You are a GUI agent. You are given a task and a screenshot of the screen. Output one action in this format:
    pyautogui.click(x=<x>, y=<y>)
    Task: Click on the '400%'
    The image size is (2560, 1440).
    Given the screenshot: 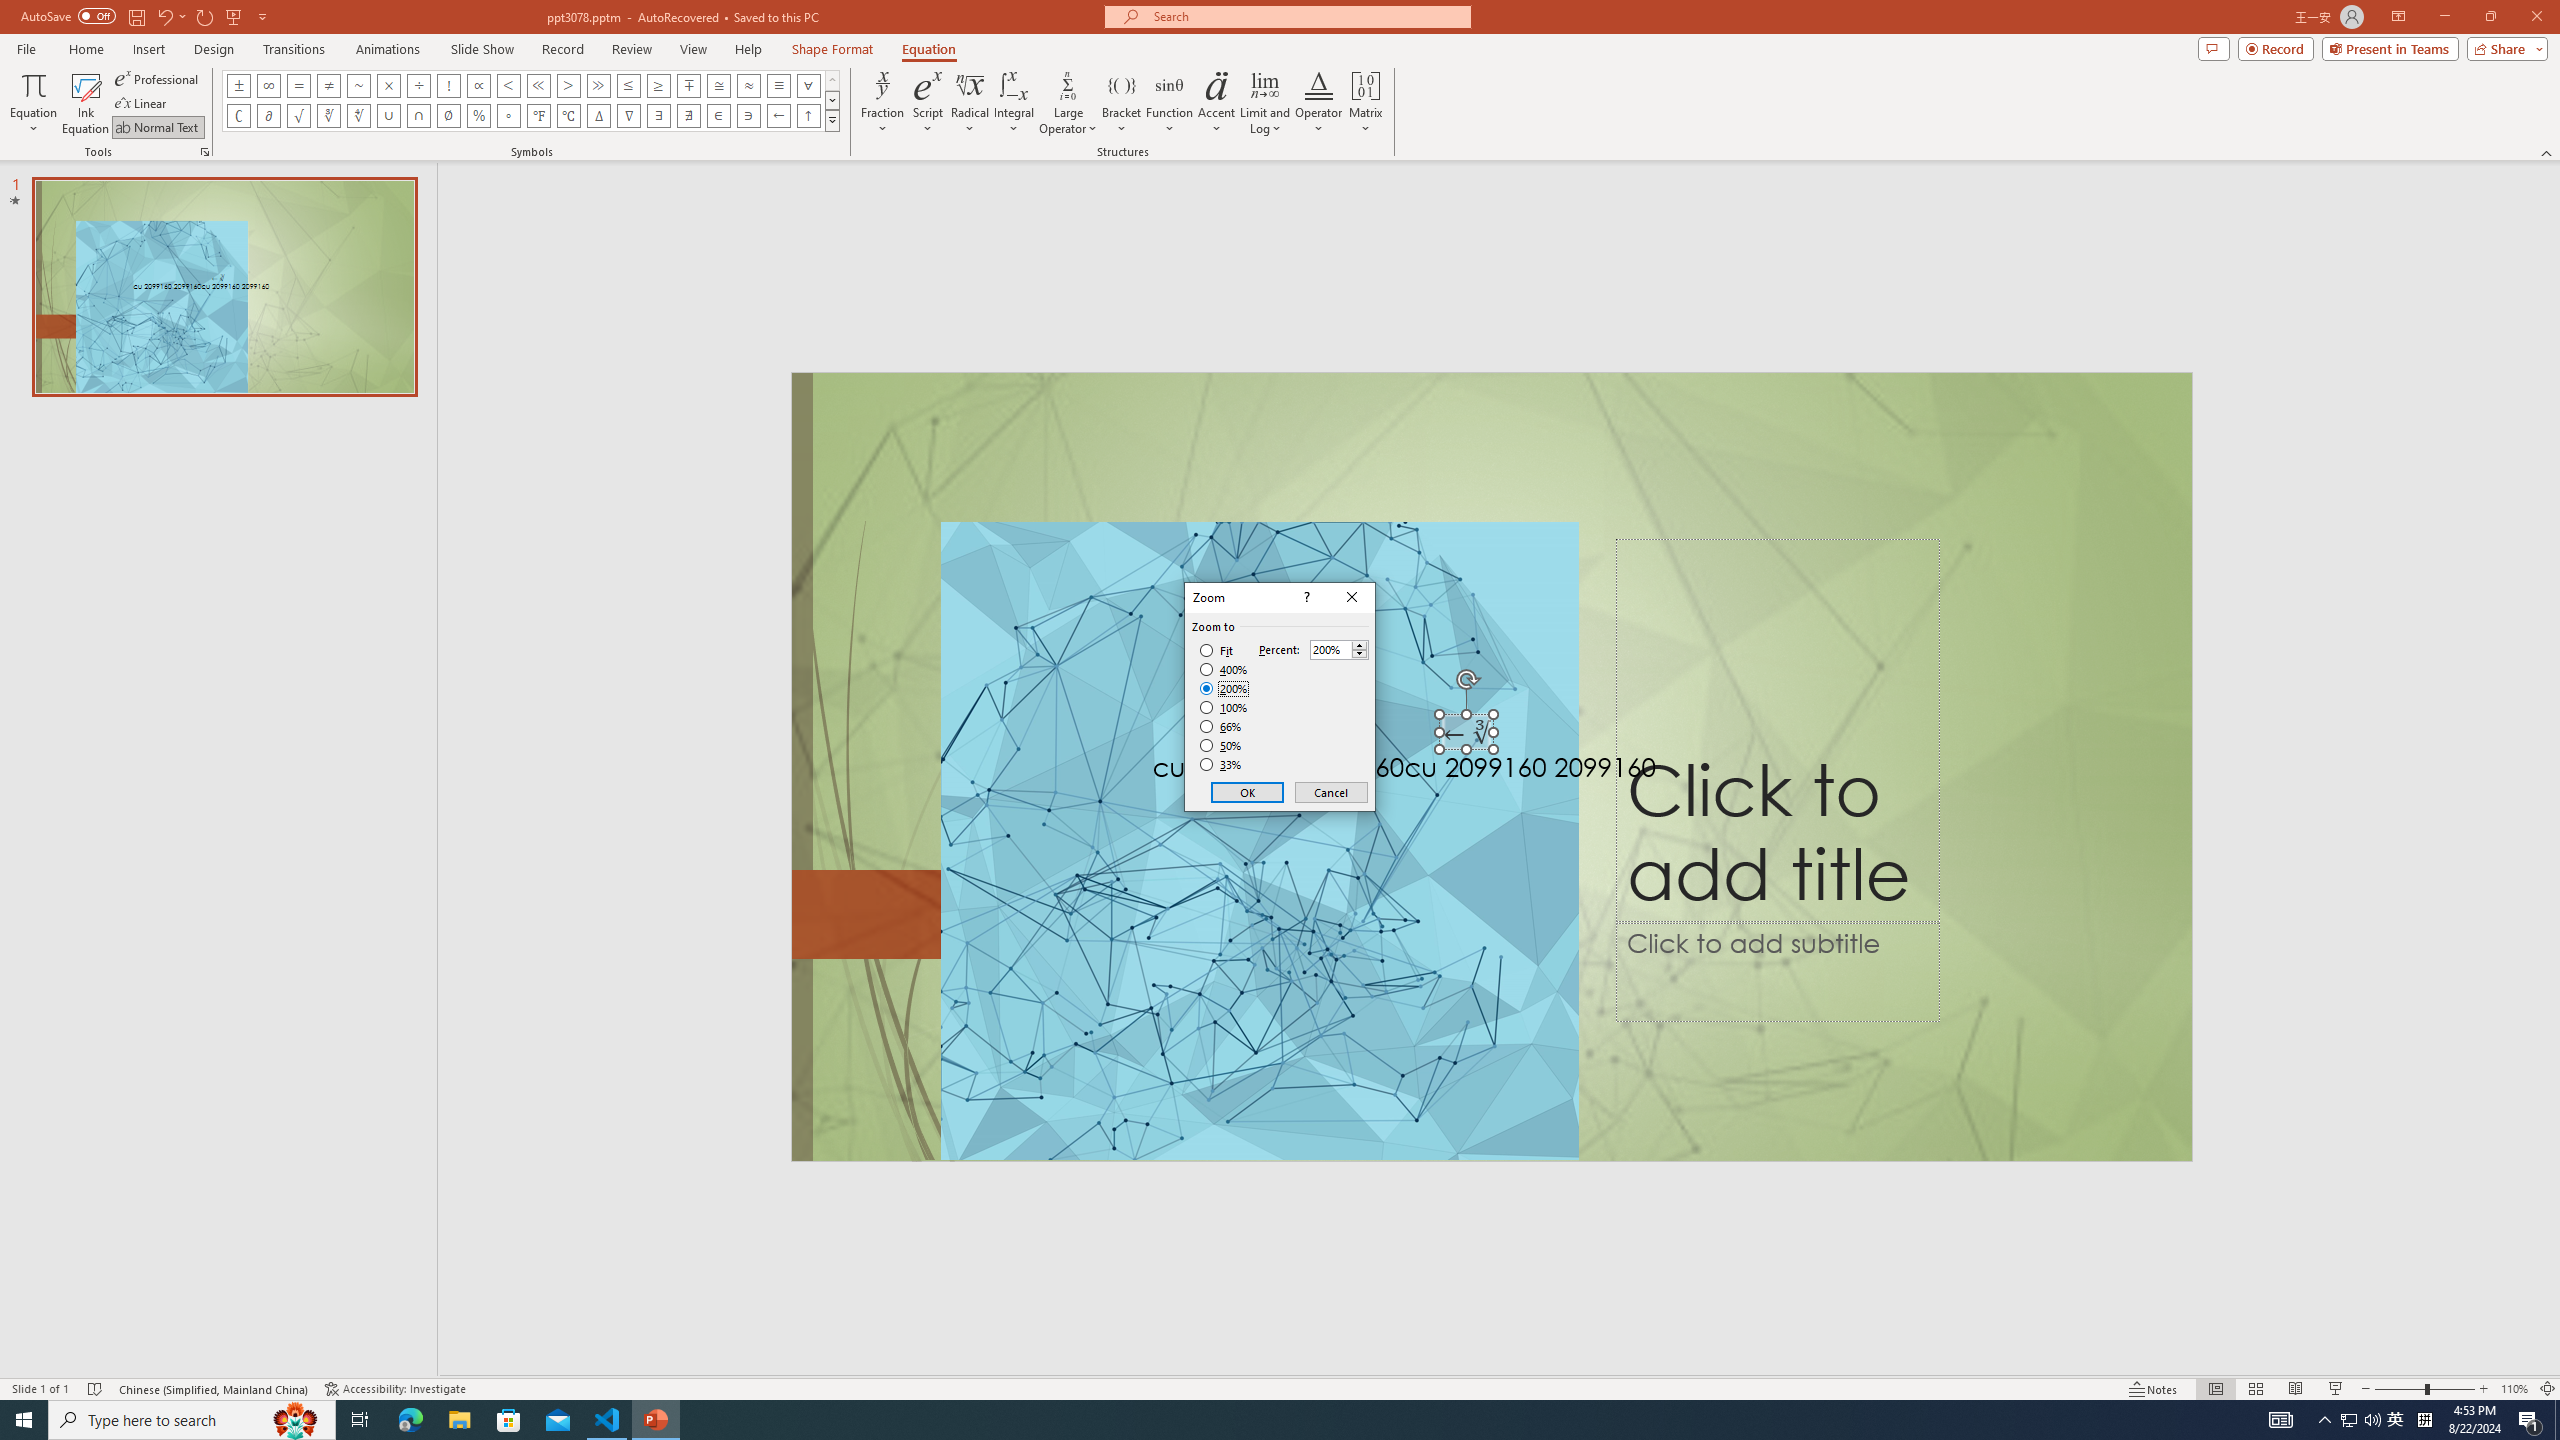 What is the action you would take?
    pyautogui.click(x=1223, y=670)
    